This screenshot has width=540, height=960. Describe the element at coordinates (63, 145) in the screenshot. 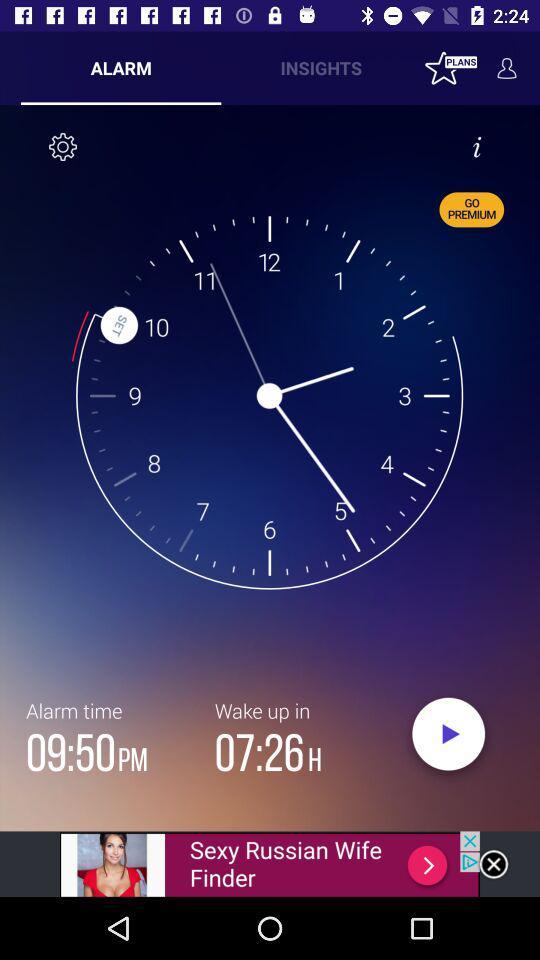

I see `the settings icon` at that location.